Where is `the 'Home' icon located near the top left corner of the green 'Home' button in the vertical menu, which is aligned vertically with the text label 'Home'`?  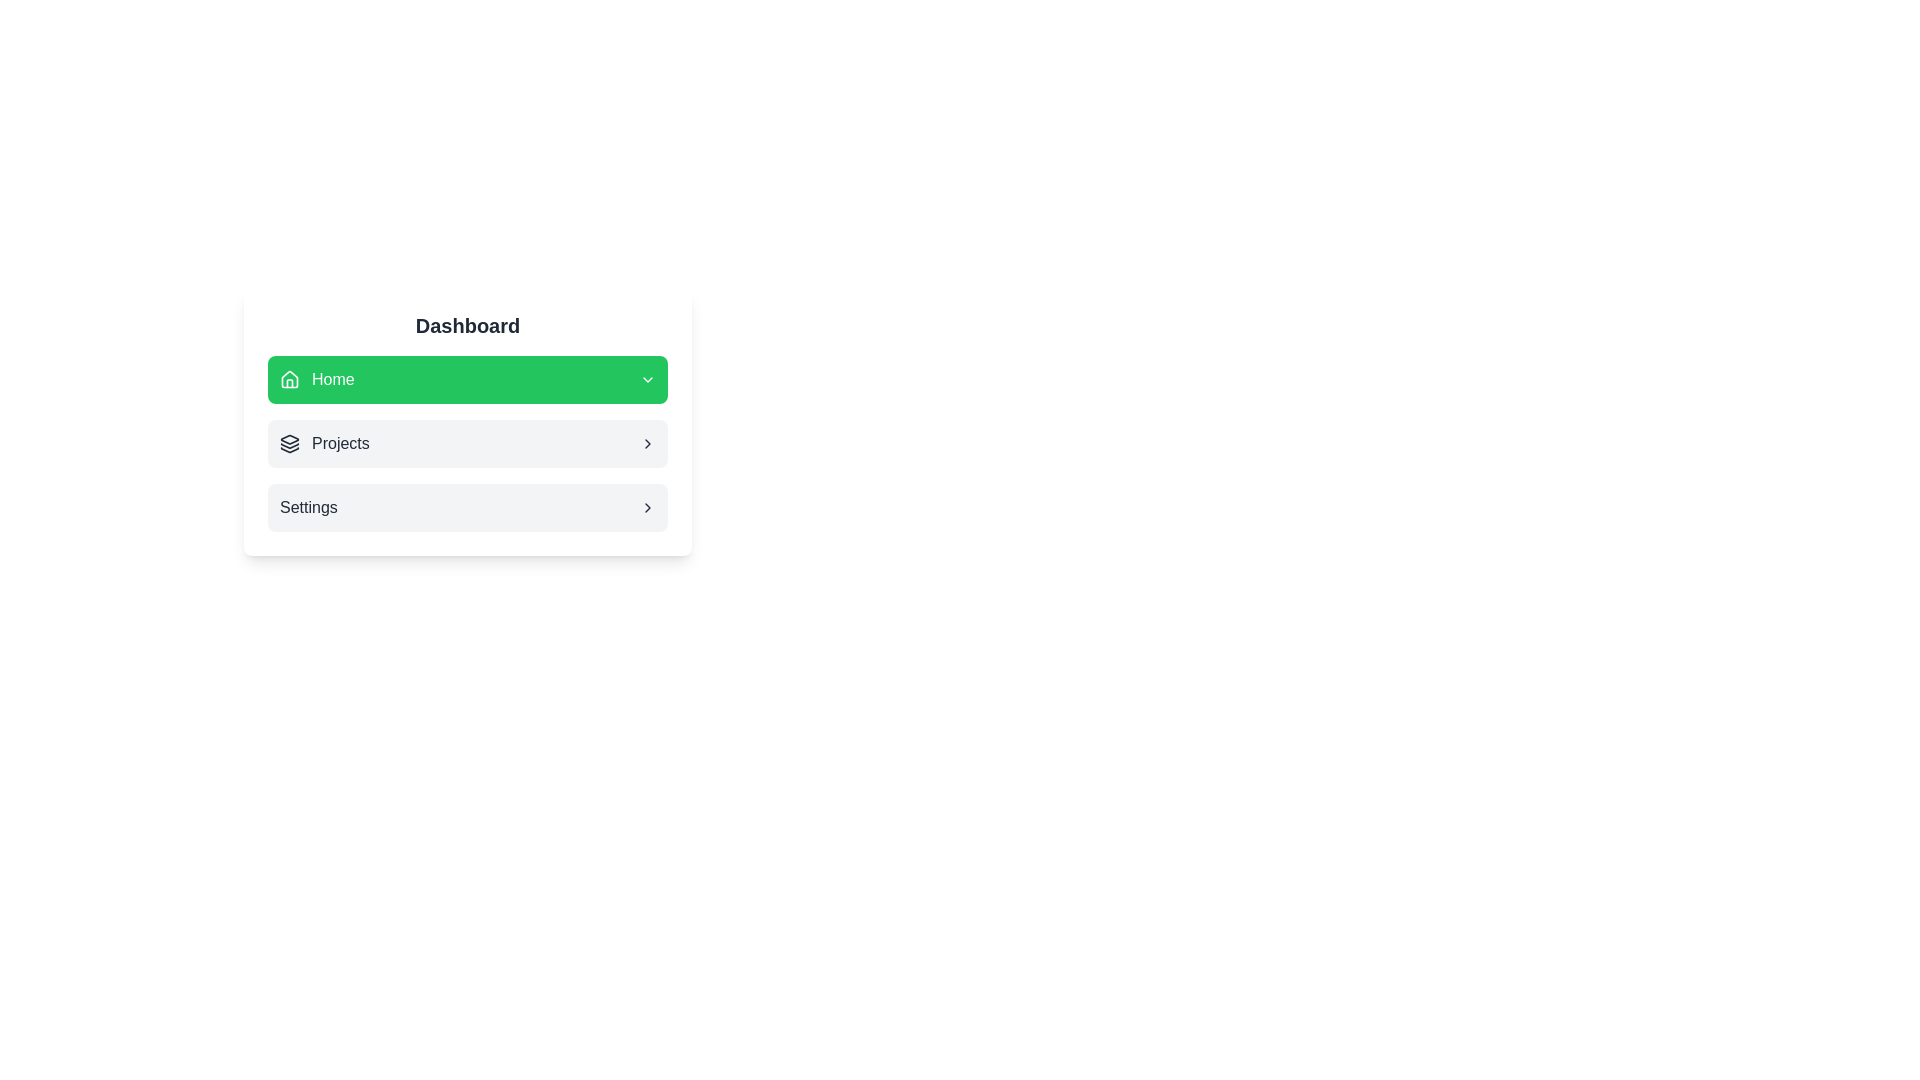 the 'Home' icon located near the top left corner of the green 'Home' button in the vertical menu, which is aligned vertically with the text label 'Home' is located at coordinates (288, 378).